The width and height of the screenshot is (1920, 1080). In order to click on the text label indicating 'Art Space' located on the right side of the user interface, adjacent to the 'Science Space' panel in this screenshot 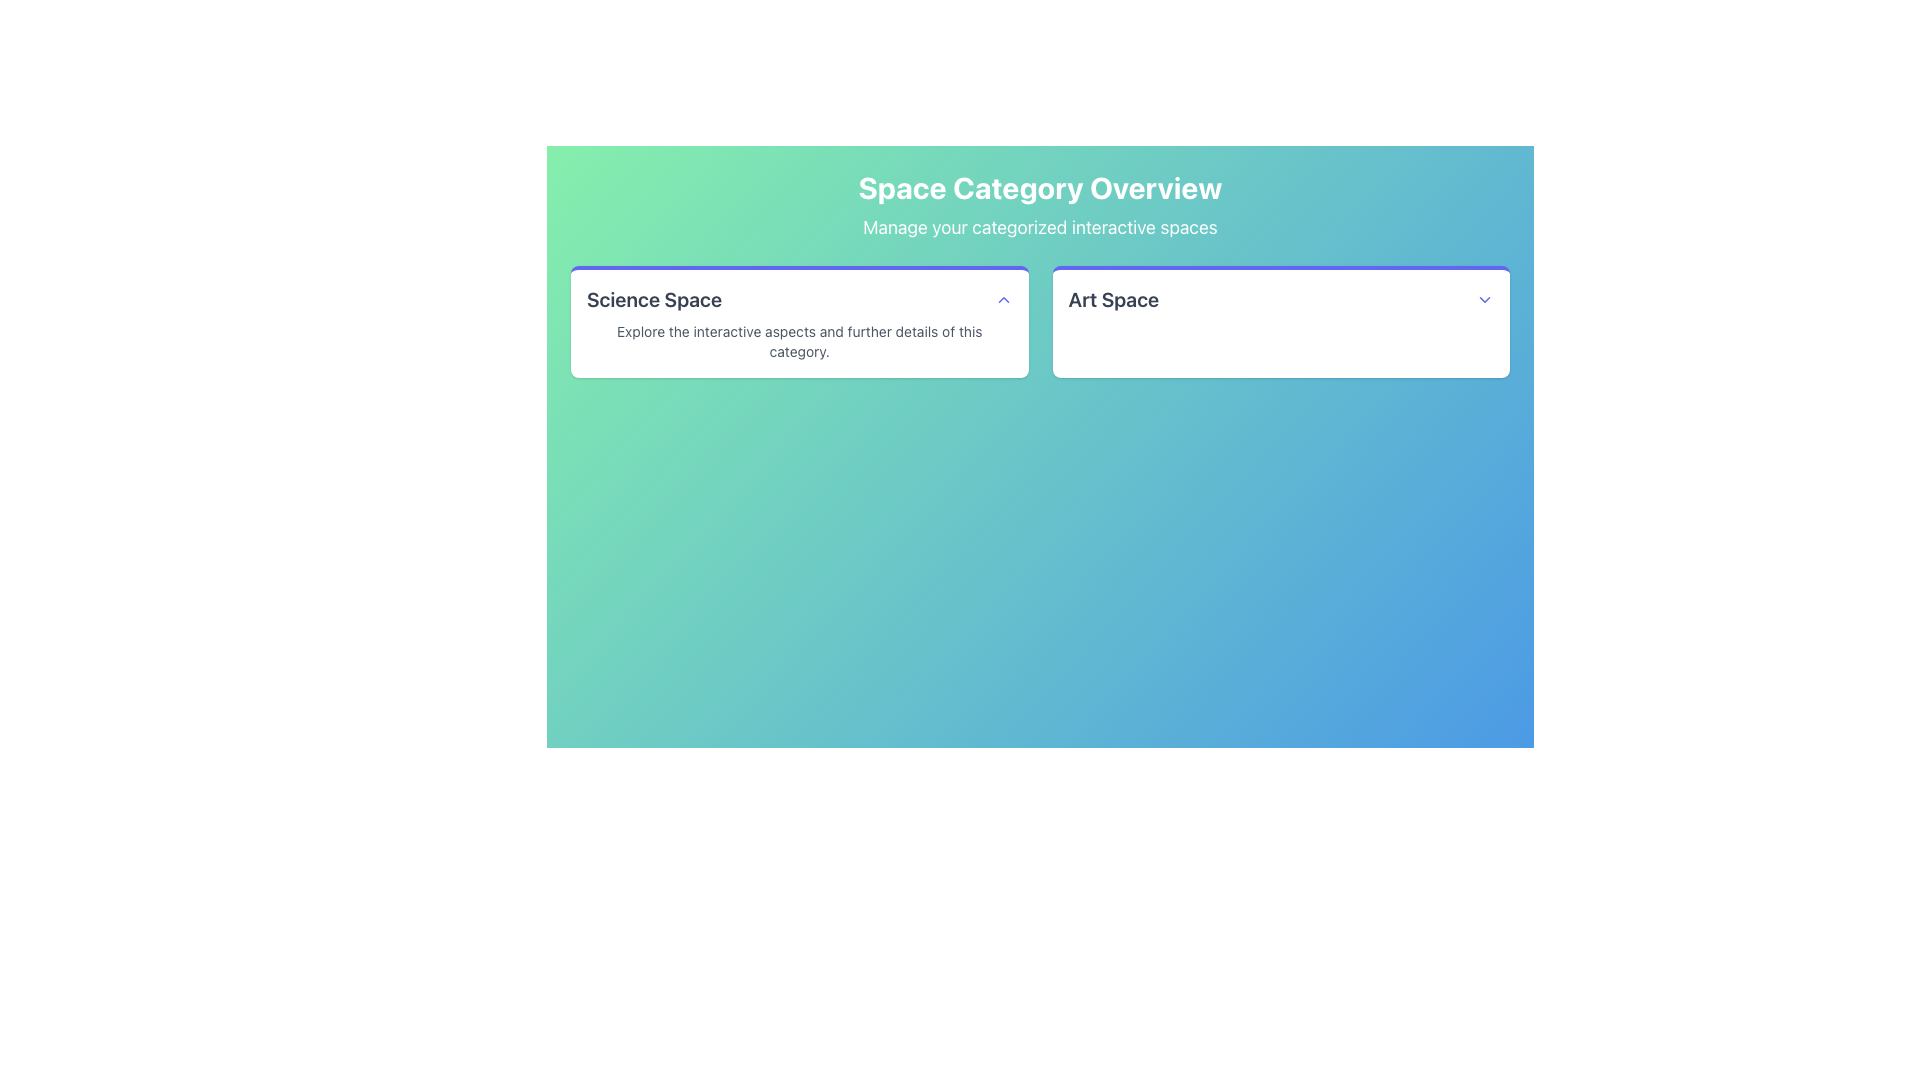, I will do `click(1112, 300)`.